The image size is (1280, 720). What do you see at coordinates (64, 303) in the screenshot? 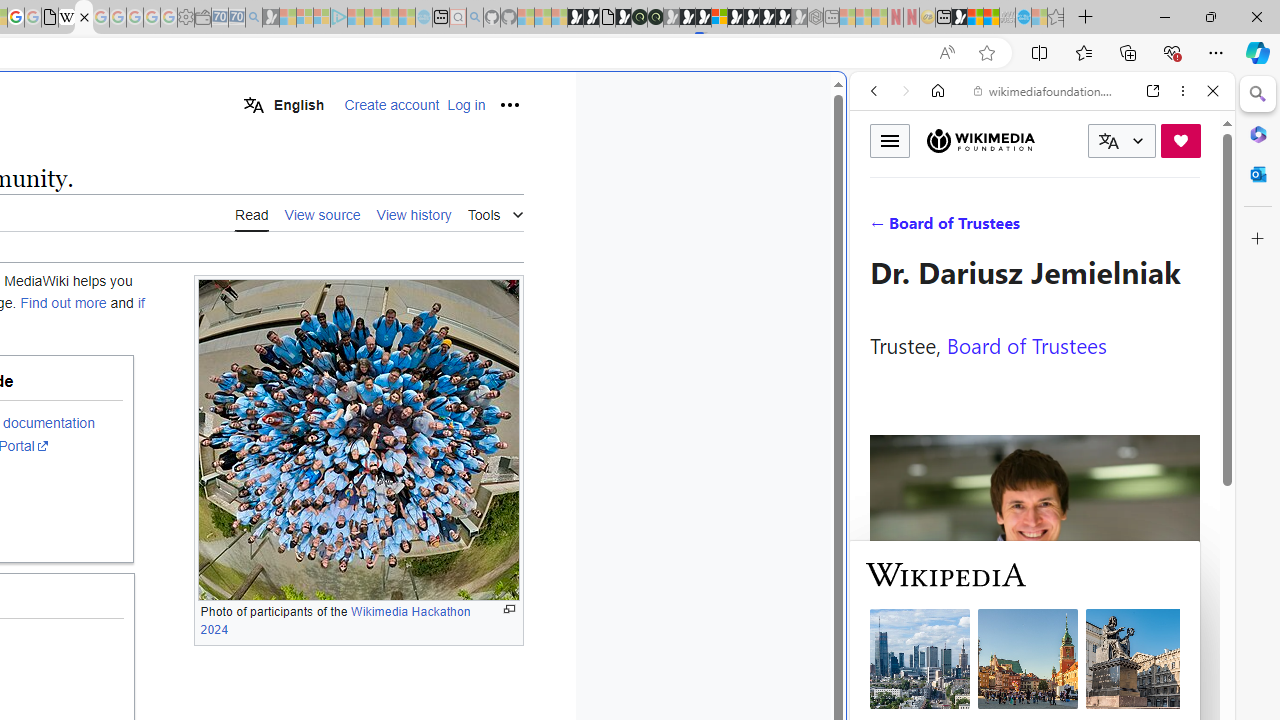
I see `'Find out more'` at bounding box center [64, 303].